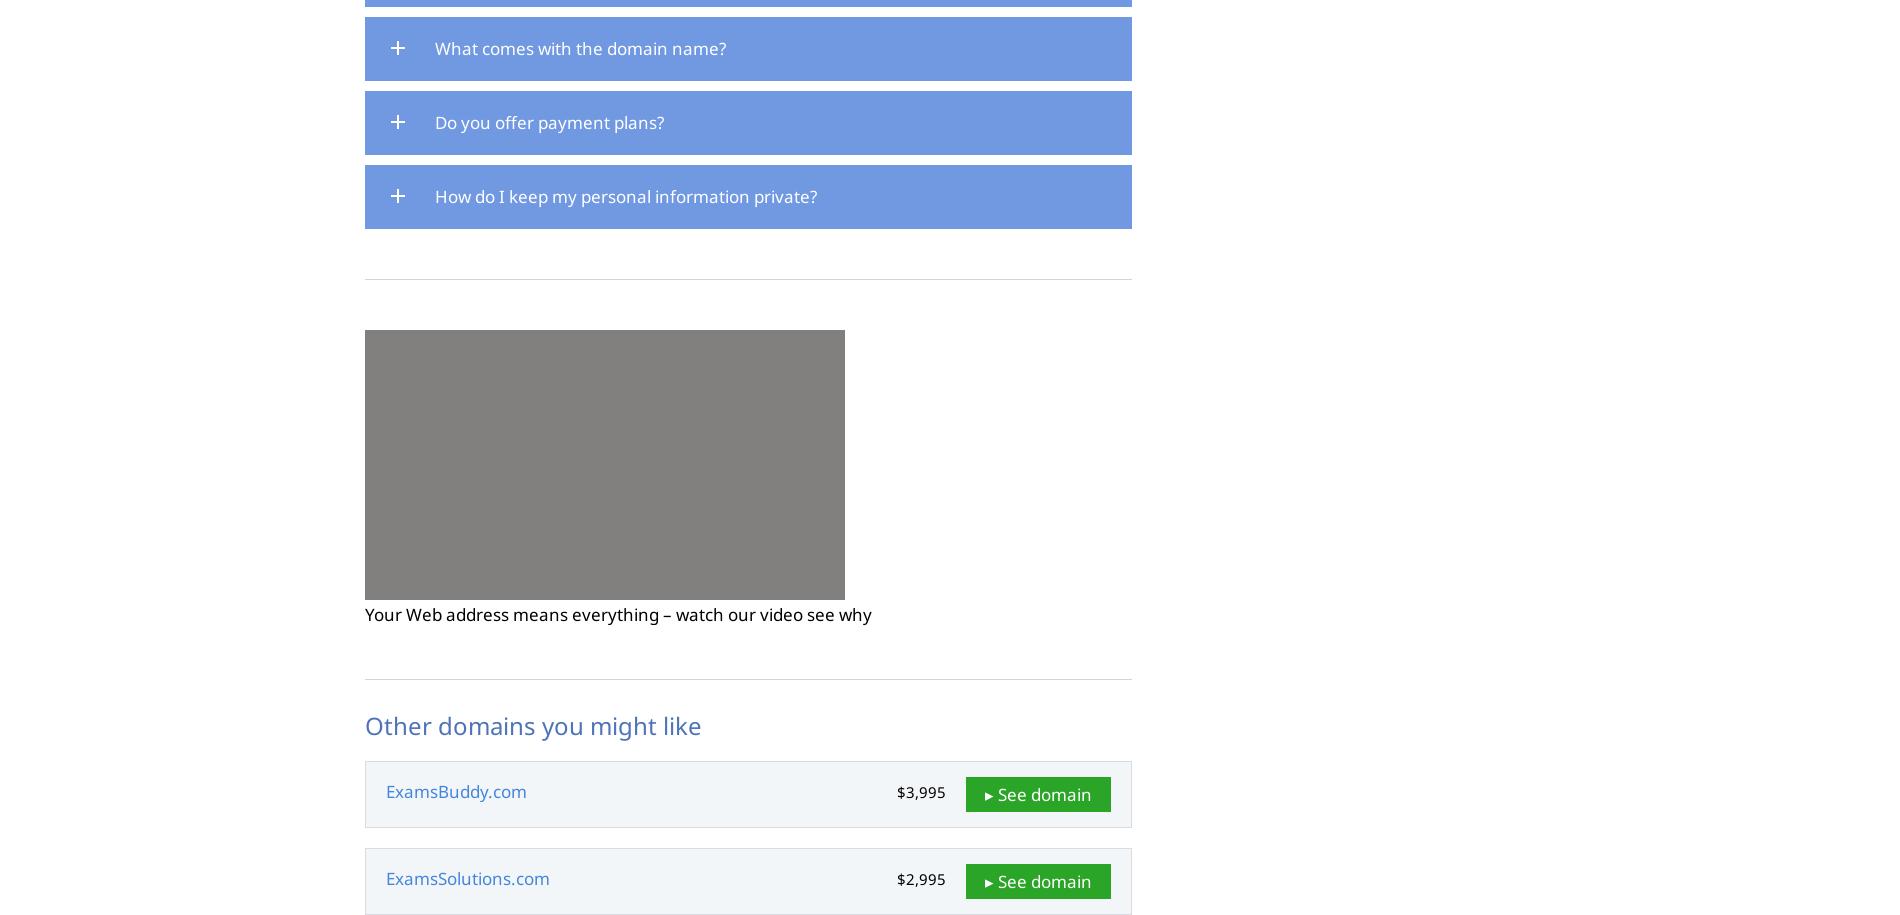 This screenshot has width=1900, height=915. I want to click on 'Other domains you might like', so click(533, 725).